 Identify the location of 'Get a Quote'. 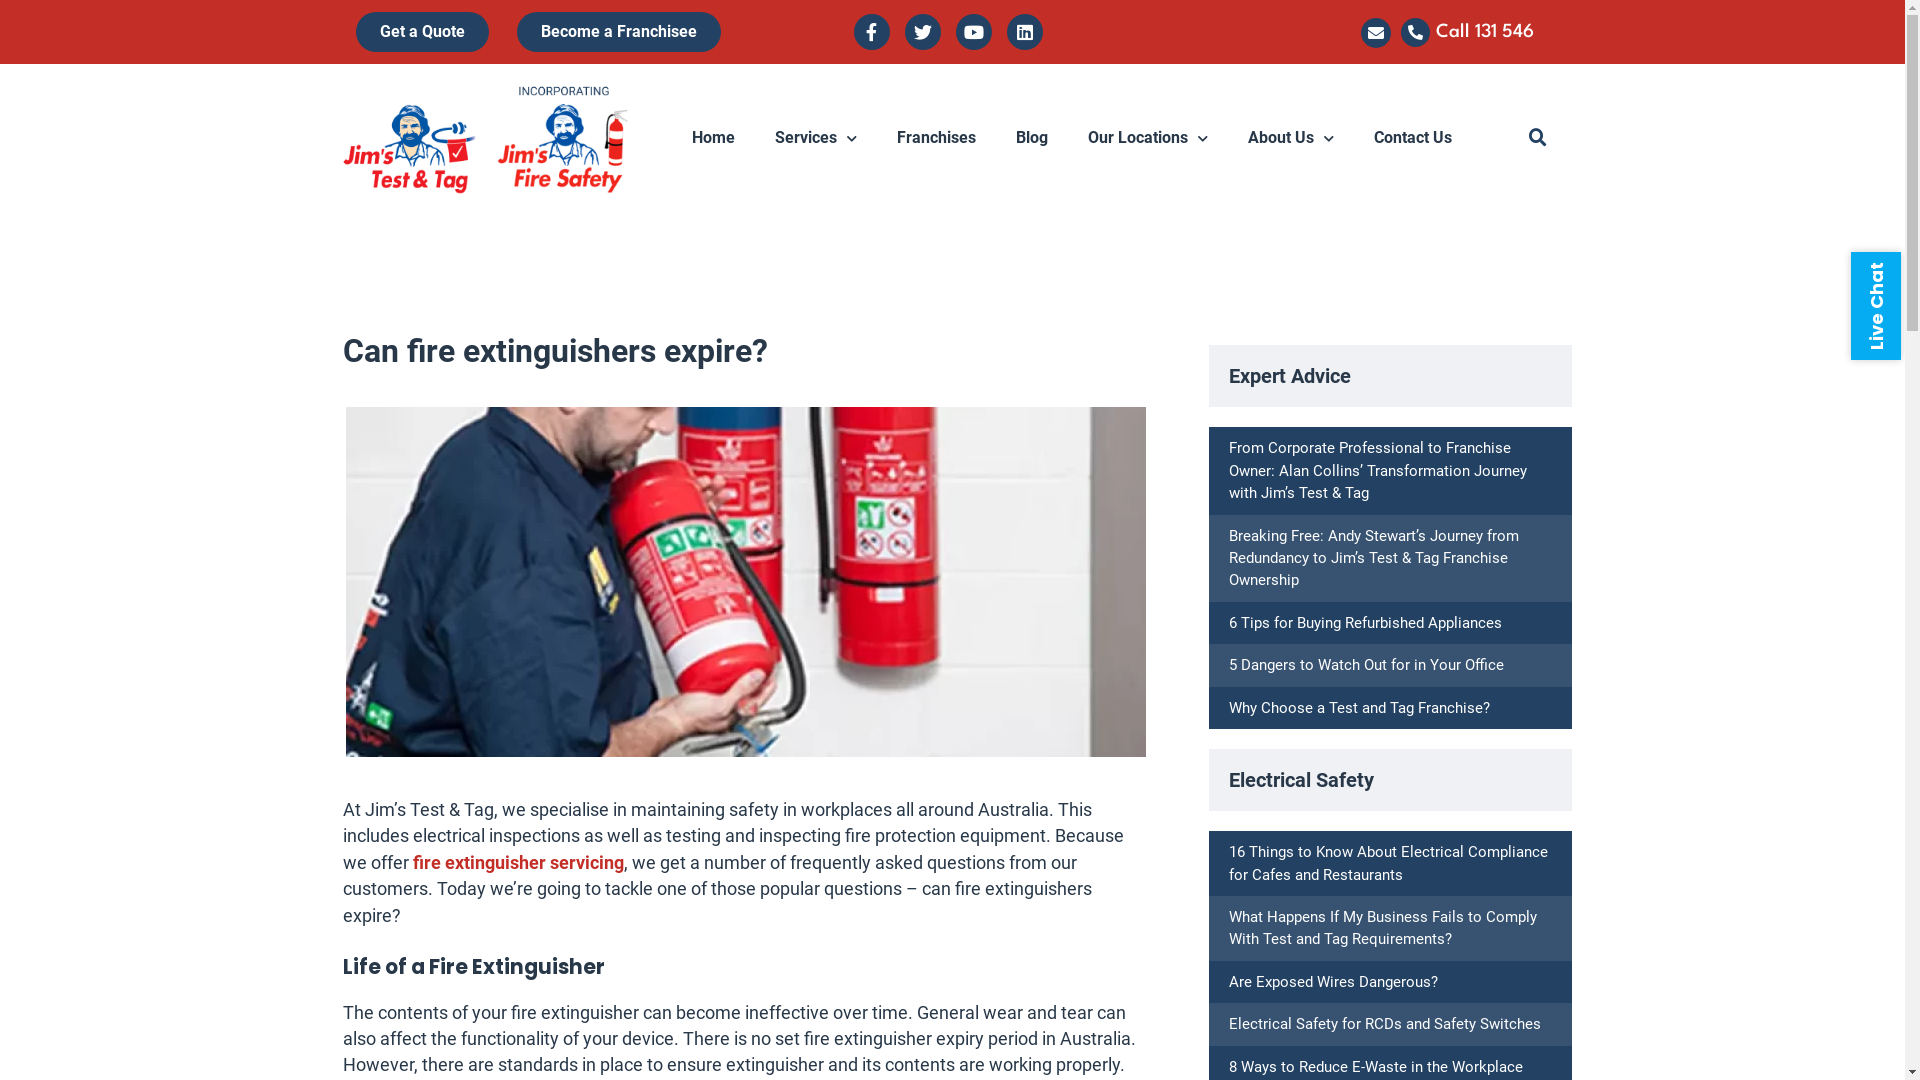
(355, 31).